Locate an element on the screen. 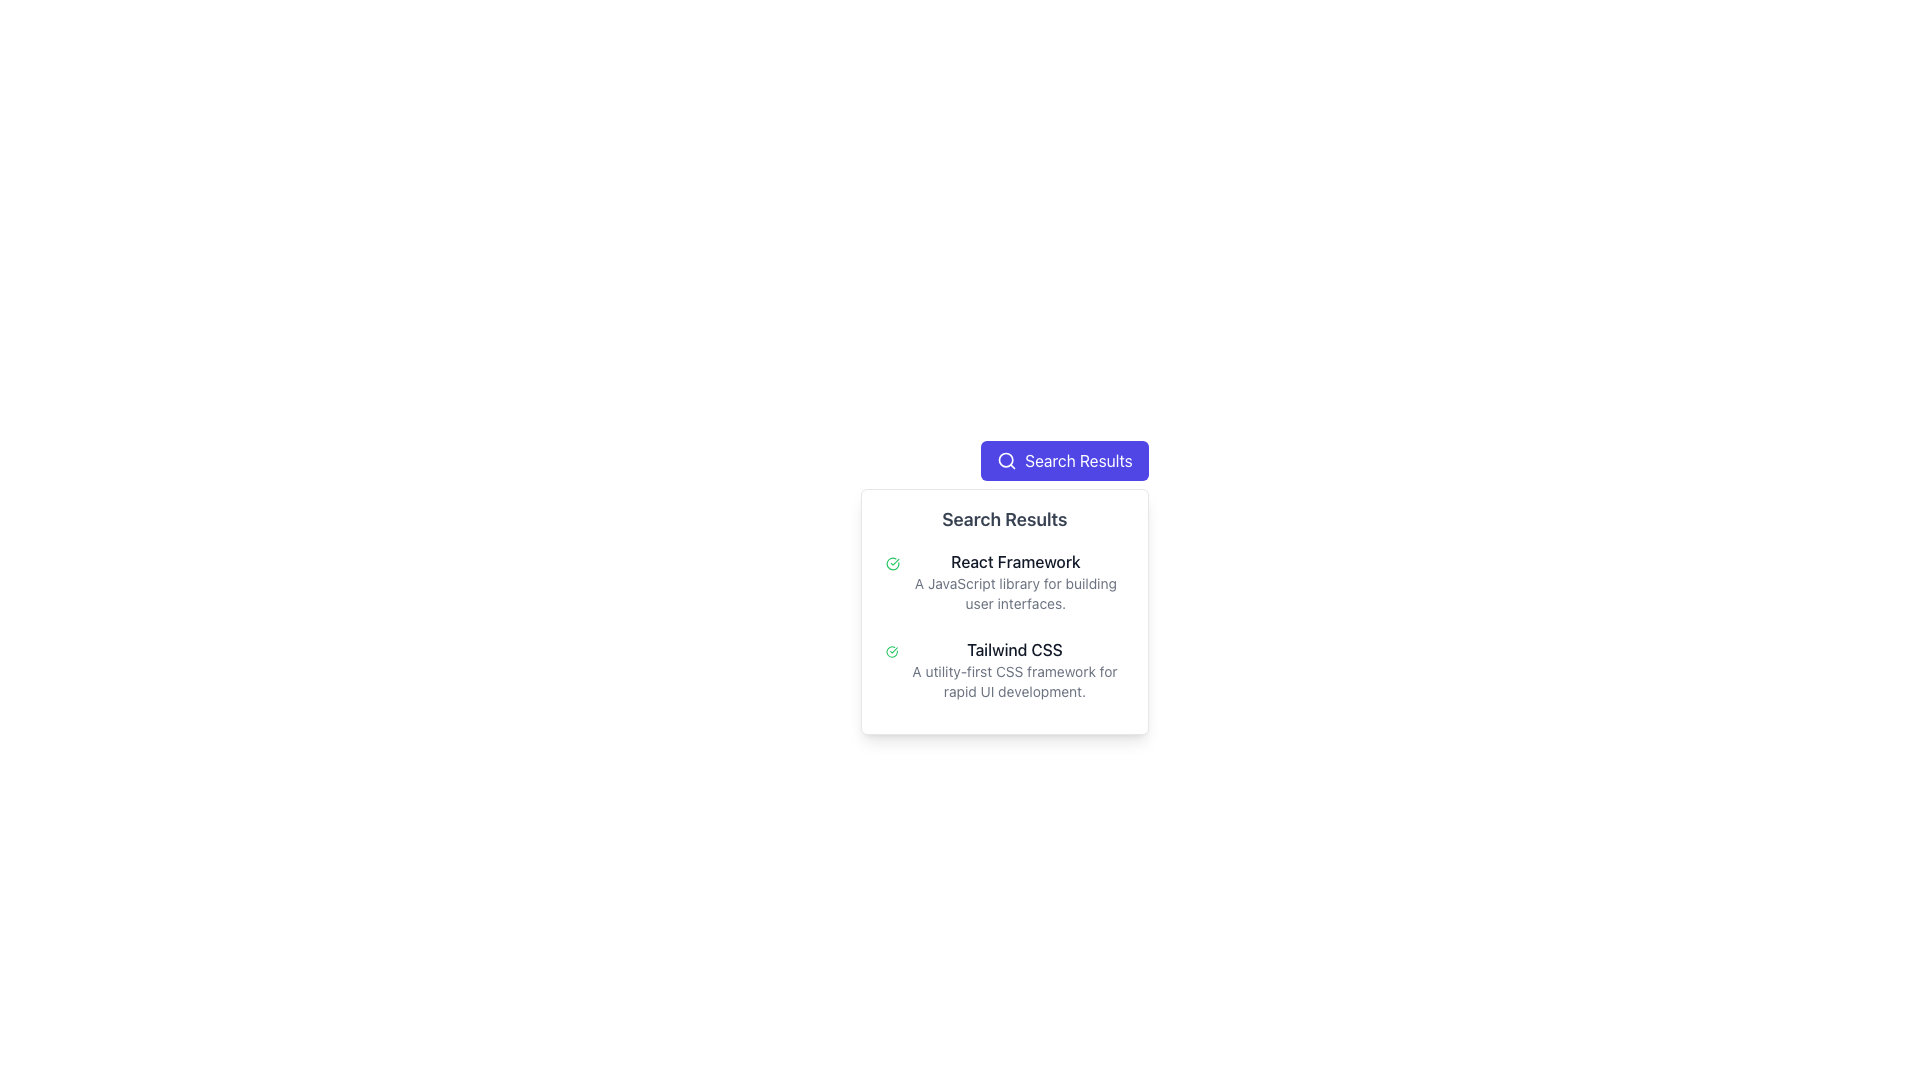  text block titled 'React Framework' which contains a bold title and a description in smaller gray font, located at the first position in a vertically stacked list of components is located at coordinates (1015, 582).